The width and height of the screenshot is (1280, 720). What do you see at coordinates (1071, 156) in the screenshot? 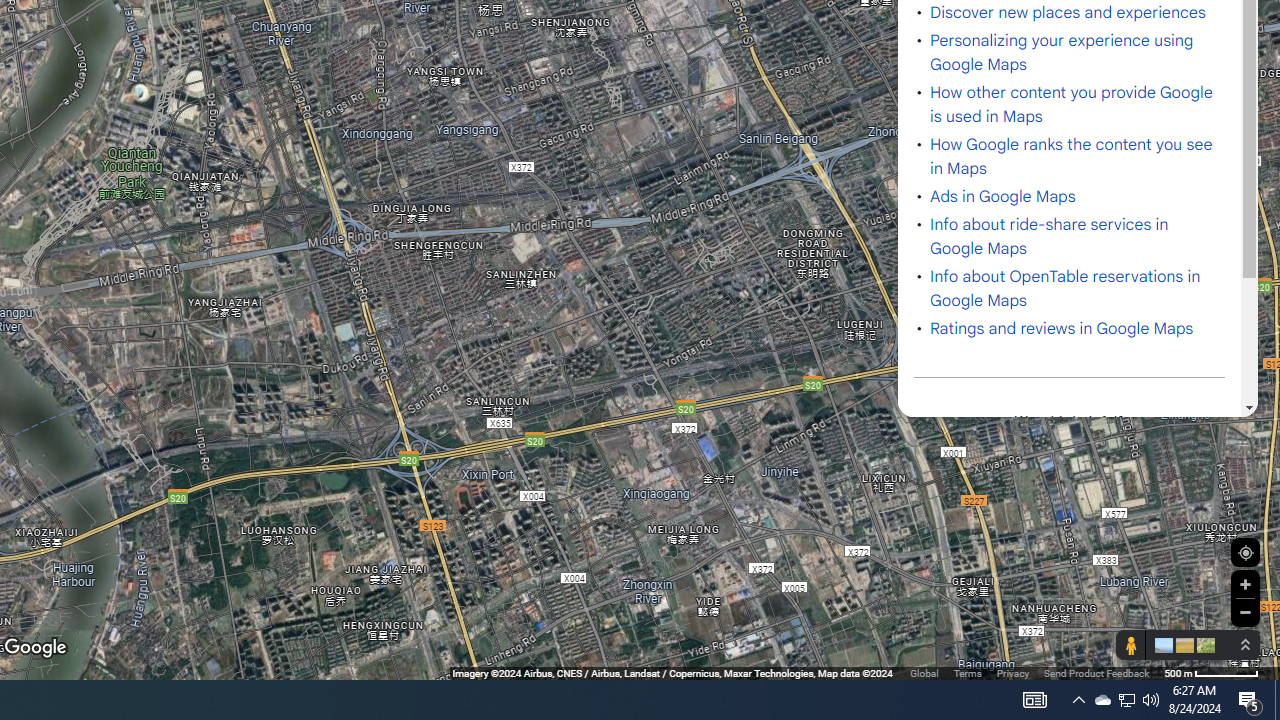
I see `'How Google ranks the content you see in Maps'` at bounding box center [1071, 156].